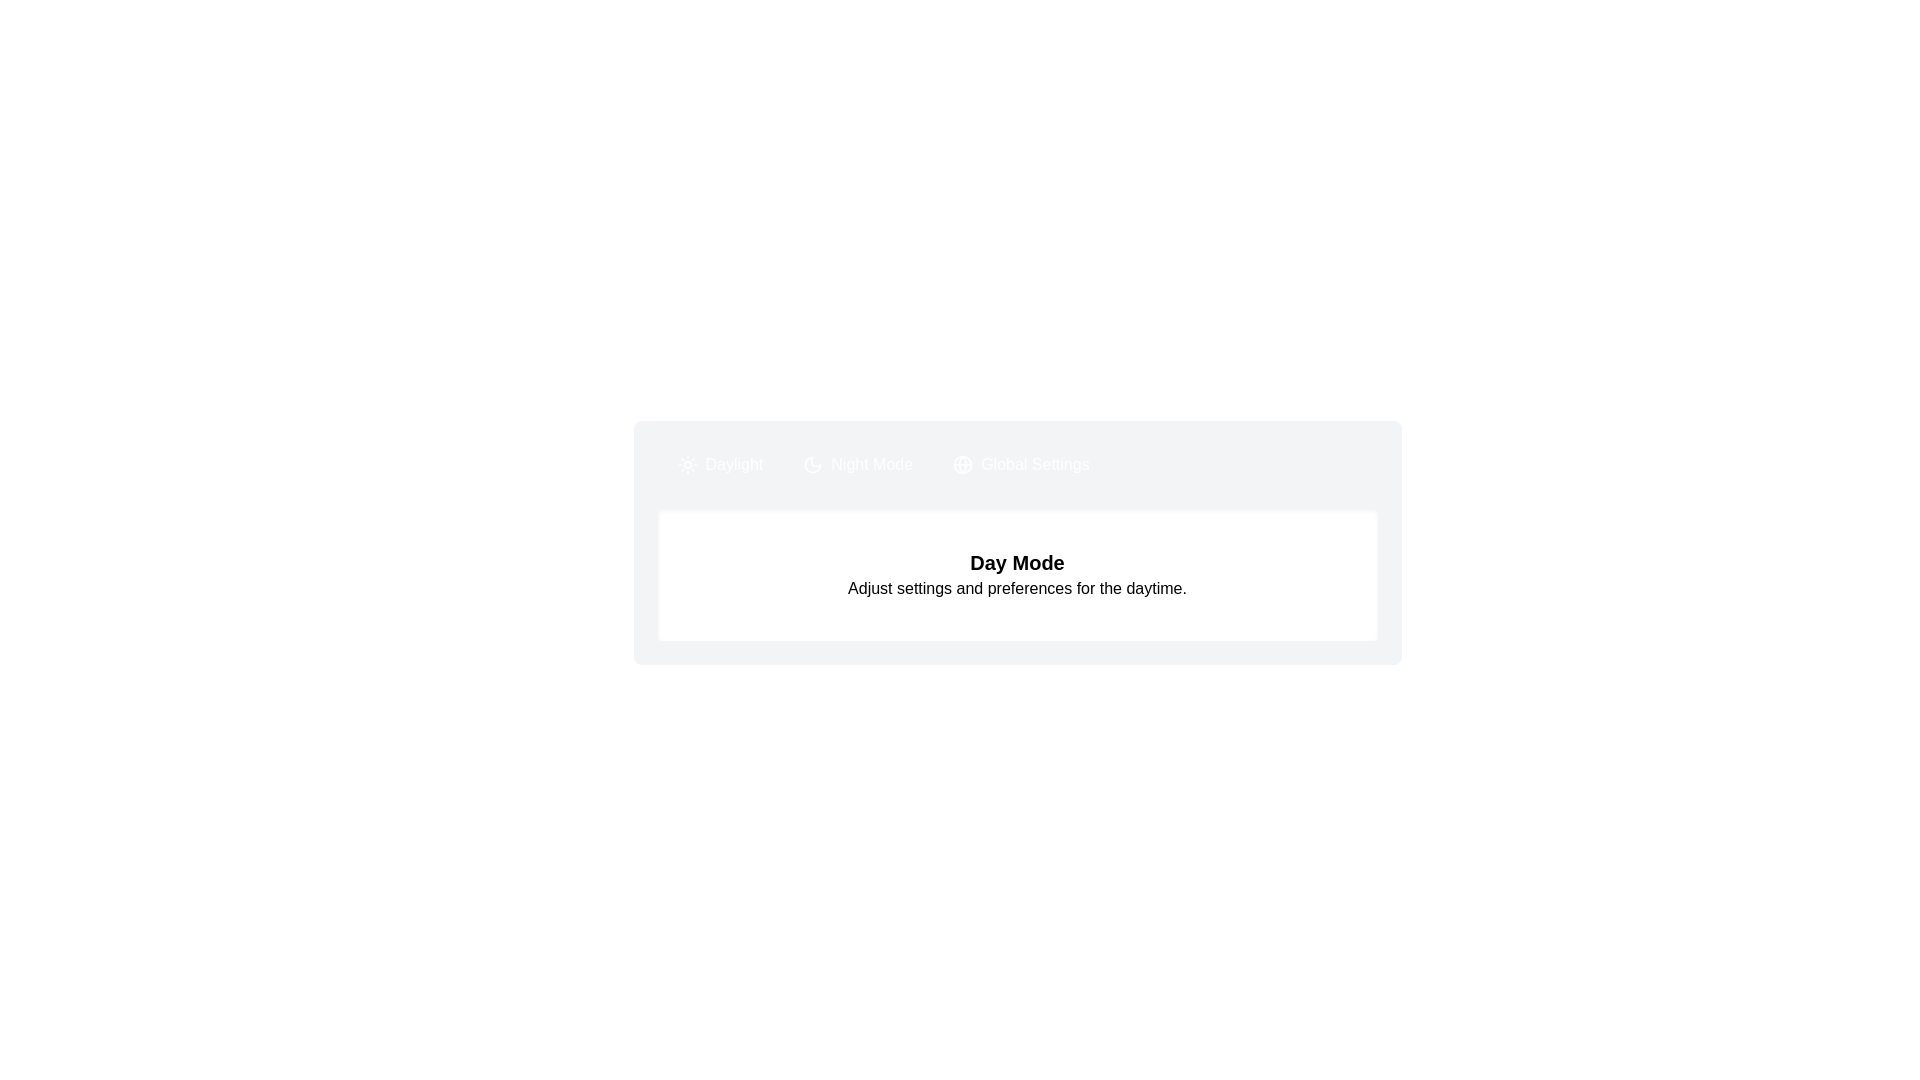 The width and height of the screenshot is (1920, 1080). I want to click on the Global Settings tab by clicking on its button, so click(1021, 465).